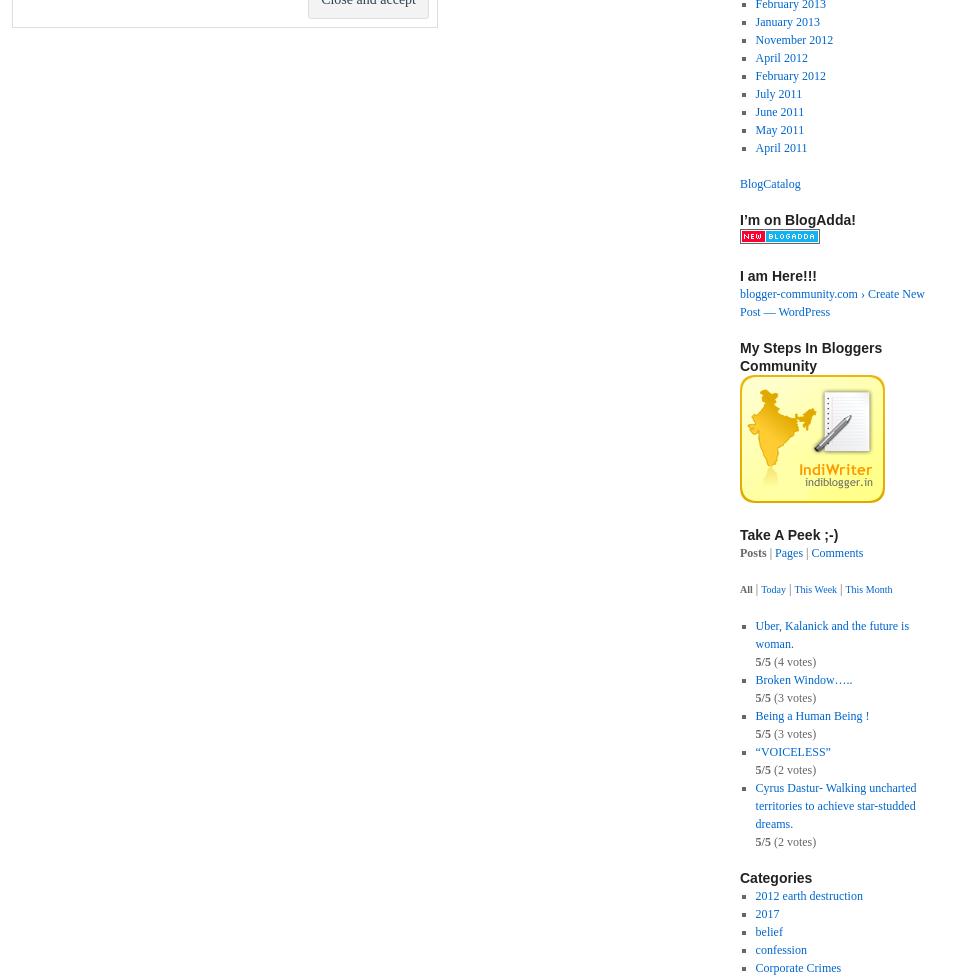 The image size is (980, 980). What do you see at coordinates (815, 589) in the screenshot?
I see `'This Week'` at bounding box center [815, 589].